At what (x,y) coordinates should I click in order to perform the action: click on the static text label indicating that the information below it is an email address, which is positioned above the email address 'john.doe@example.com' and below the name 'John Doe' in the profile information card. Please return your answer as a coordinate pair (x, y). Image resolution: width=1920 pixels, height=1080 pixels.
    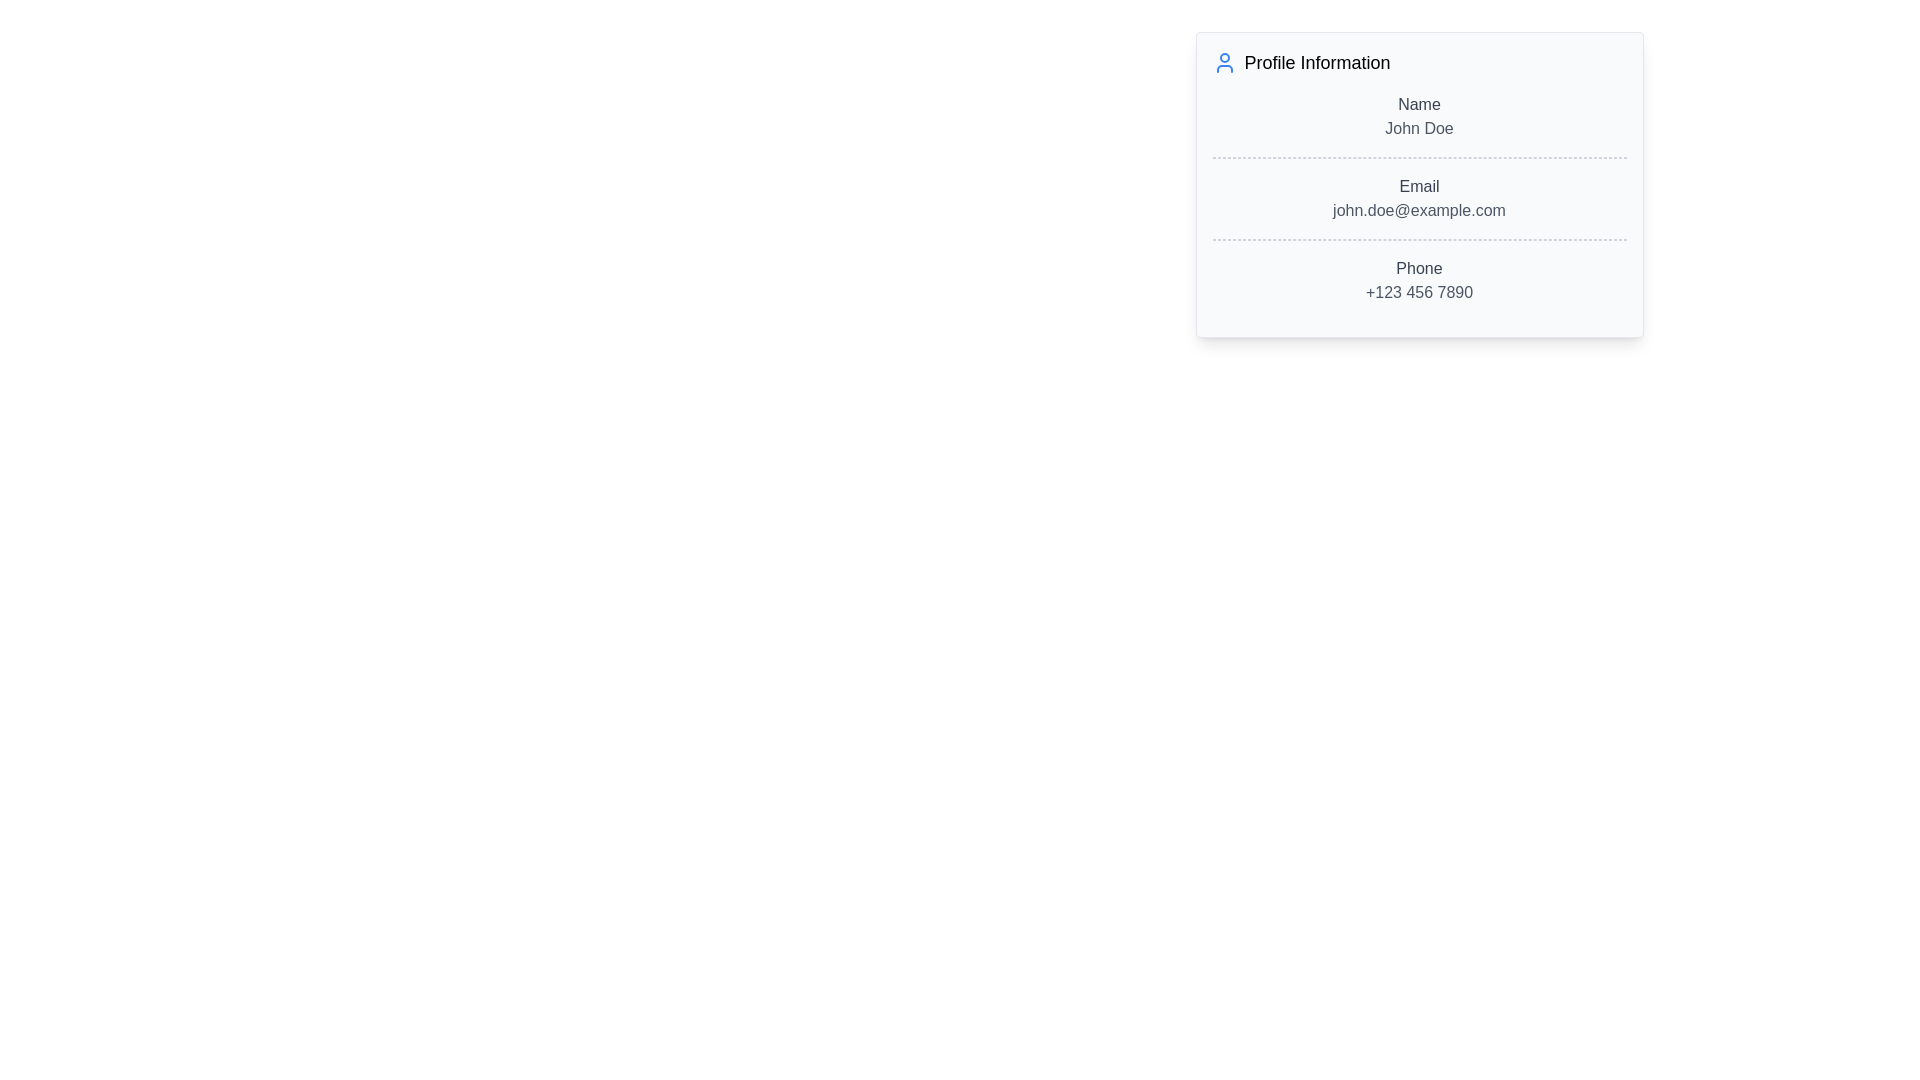
    Looking at the image, I should click on (1418, 186).